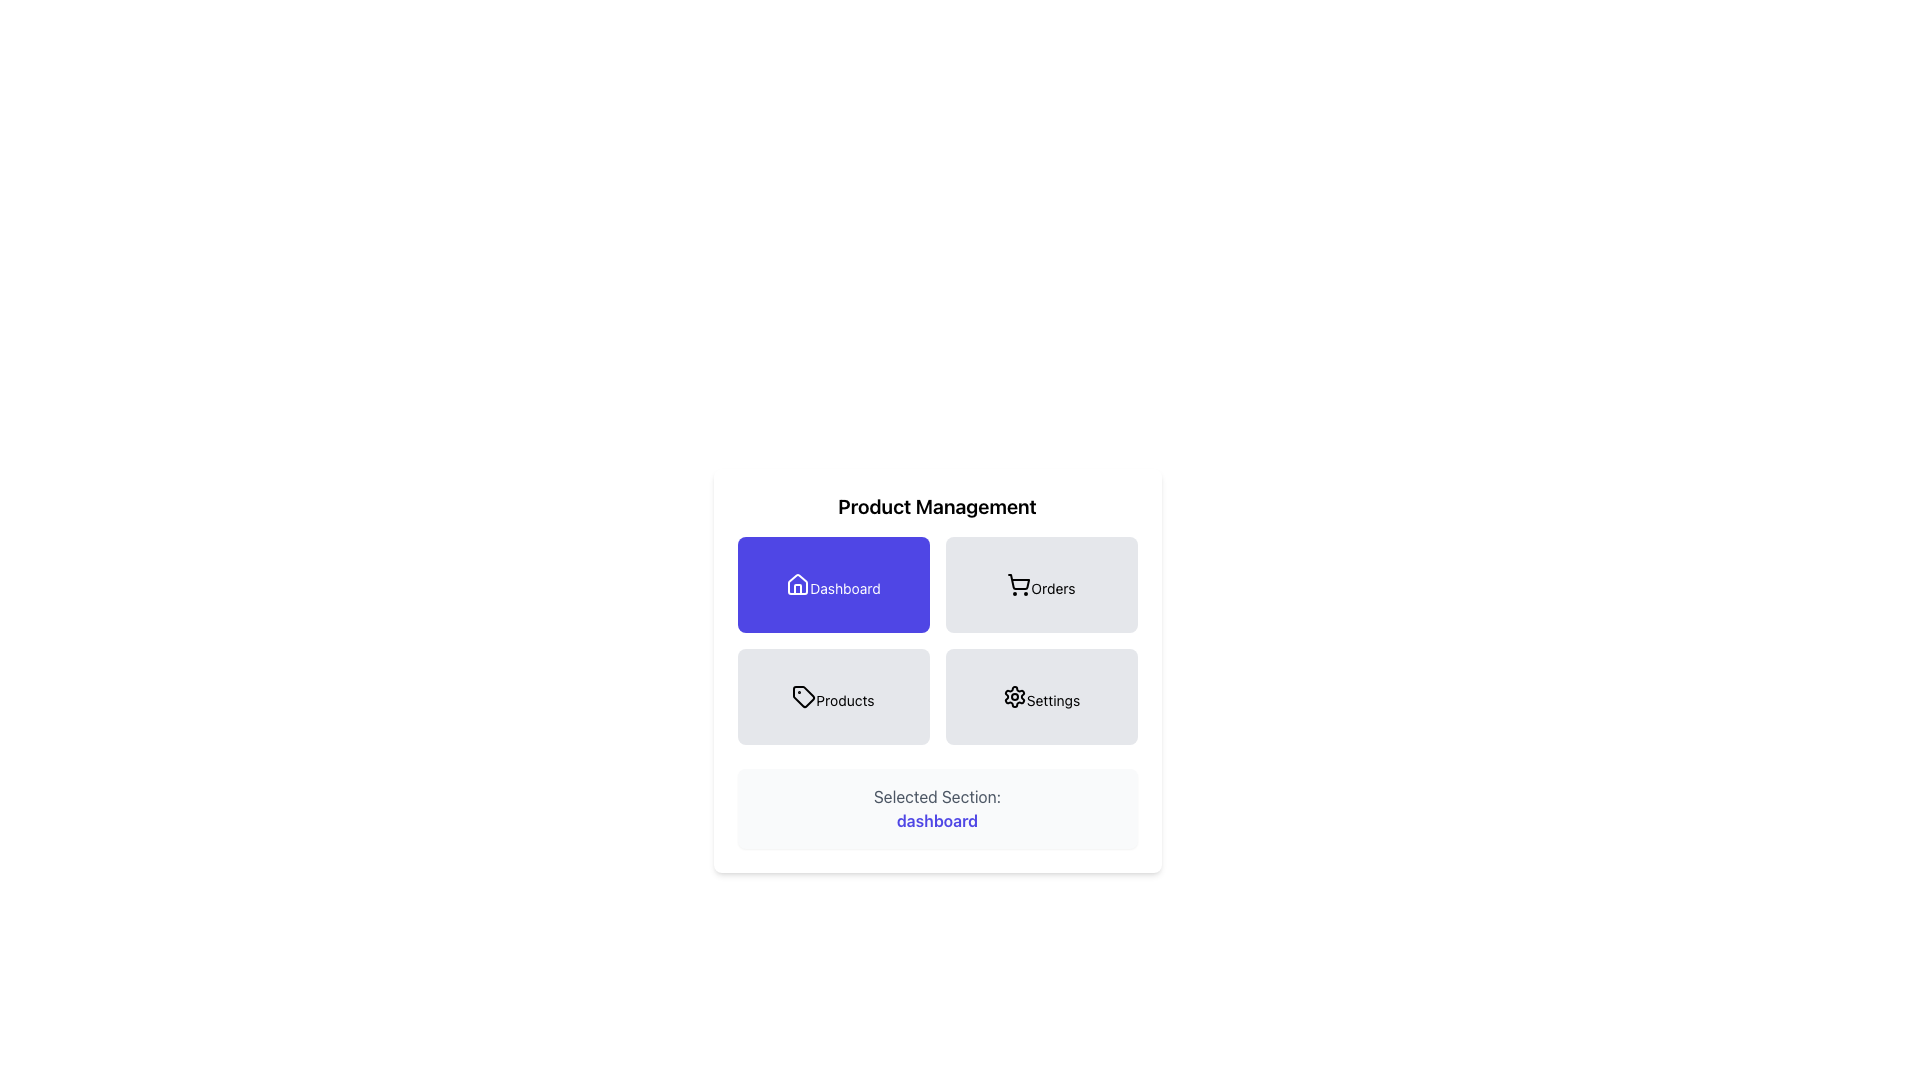  I want to click on the settings icon located at the bottom-right quadrant of the four-option grid, so click(1014, 696).